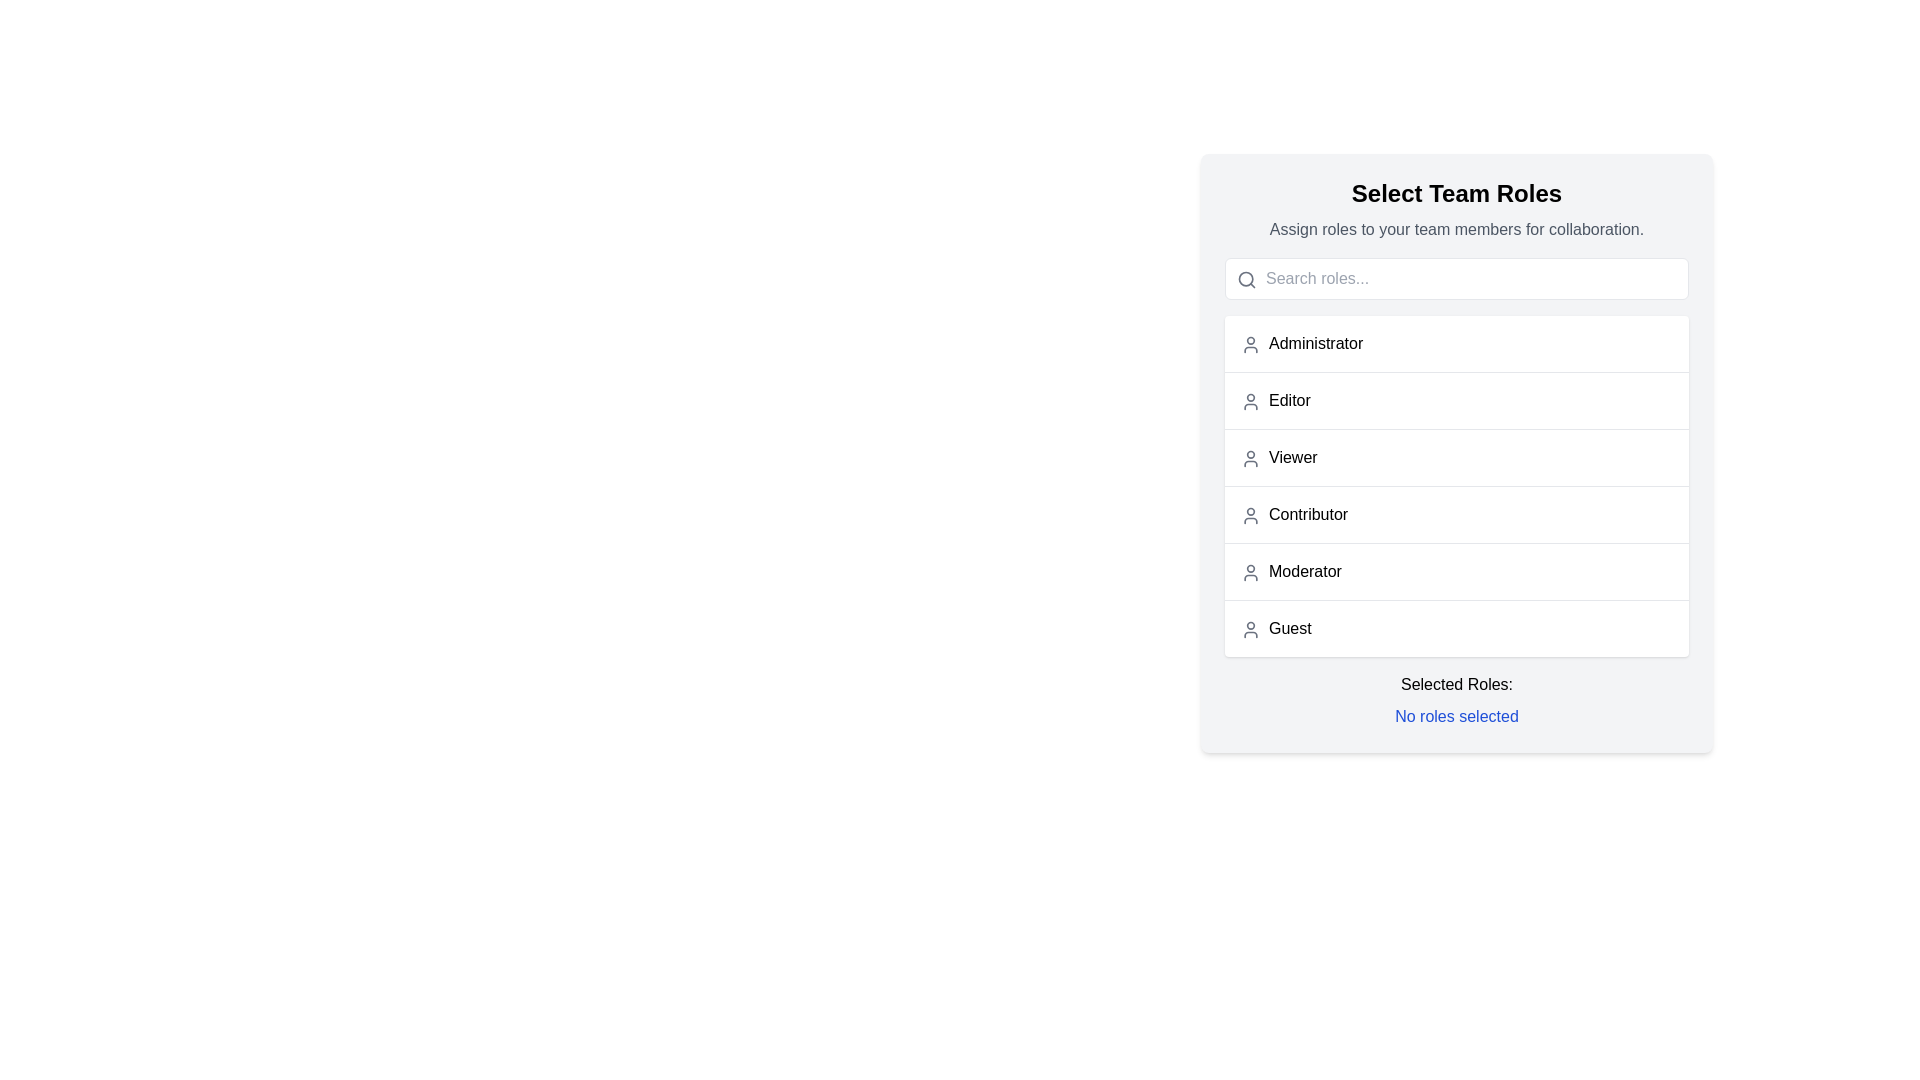  I want to click on the SVG Circle Shape that represents the lens of the magnifying glass icon located on the left side of the search input field, so click(1245, 279).